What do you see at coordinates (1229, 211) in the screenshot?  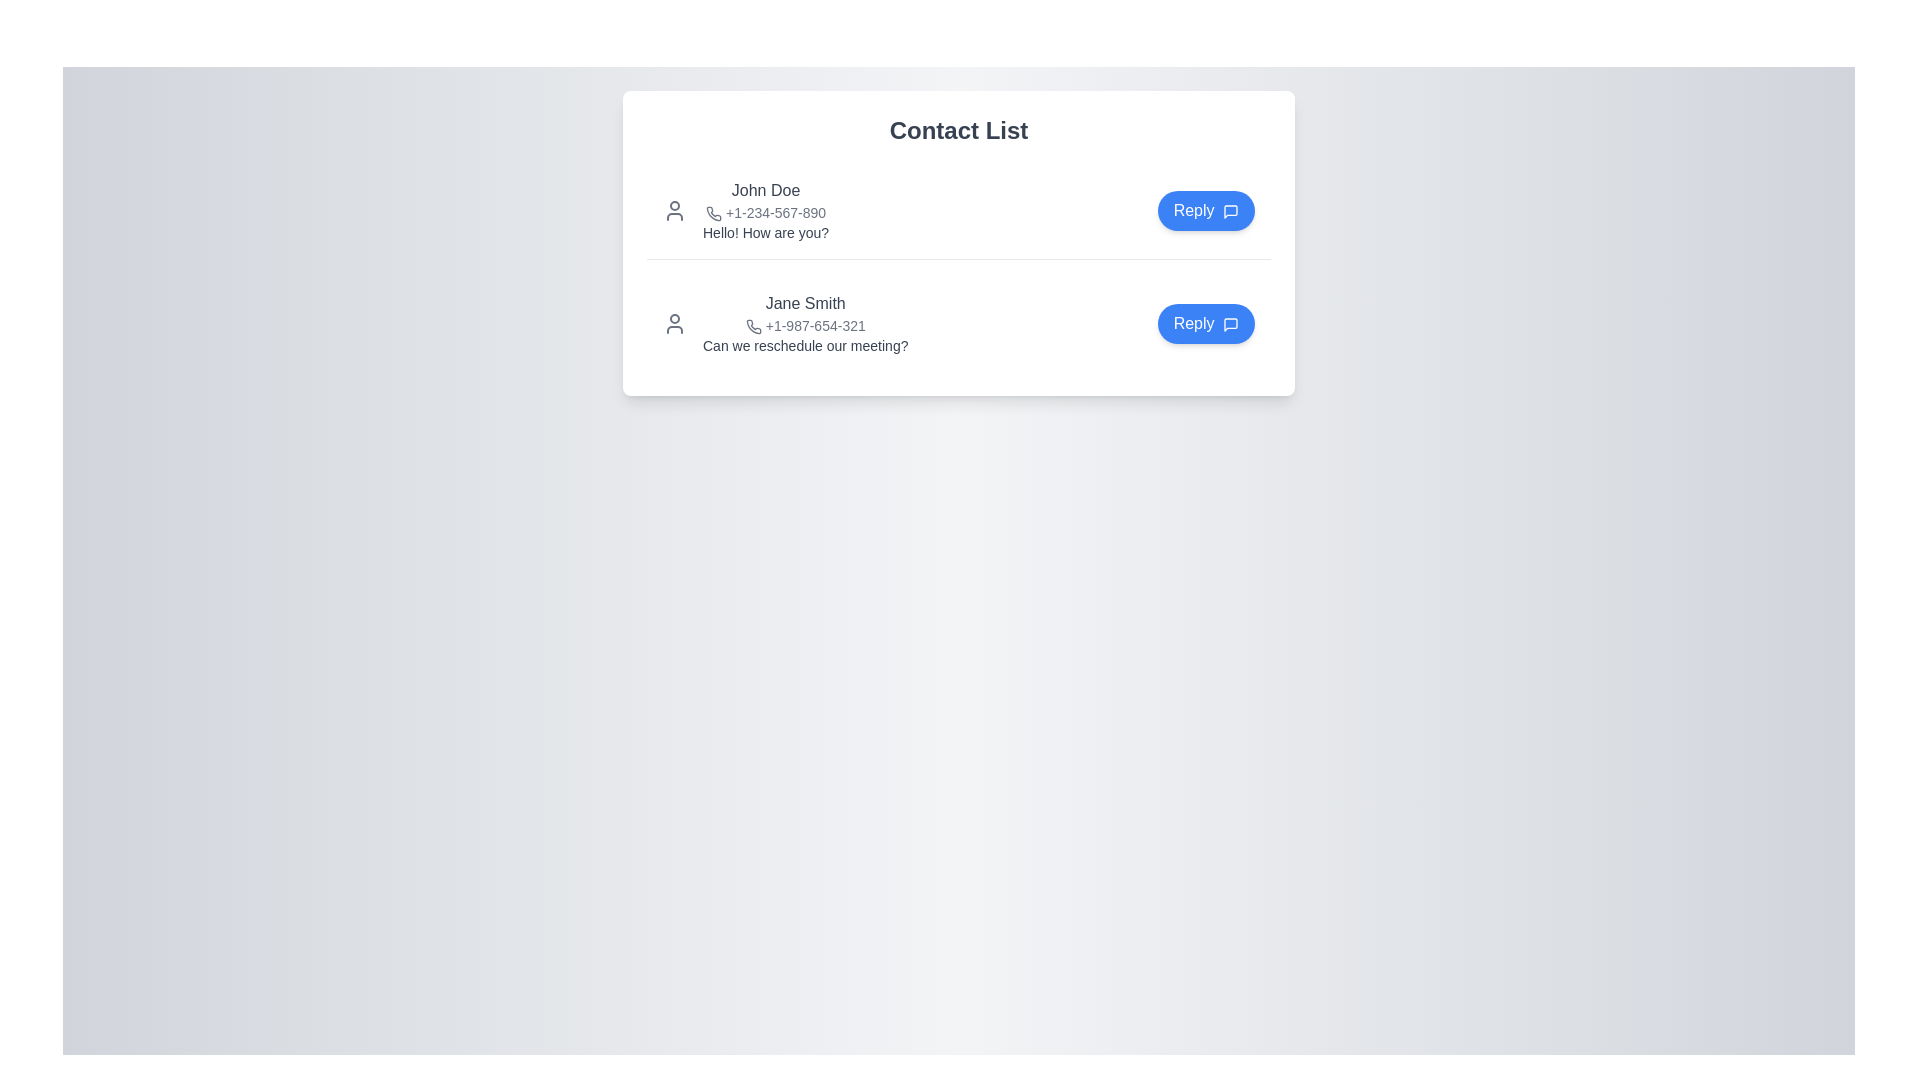 I see `the small speech bubble icon located to the right of the 'Reply' text in the button associated with user 'John Doe'` at bounding box center [1229, 211].